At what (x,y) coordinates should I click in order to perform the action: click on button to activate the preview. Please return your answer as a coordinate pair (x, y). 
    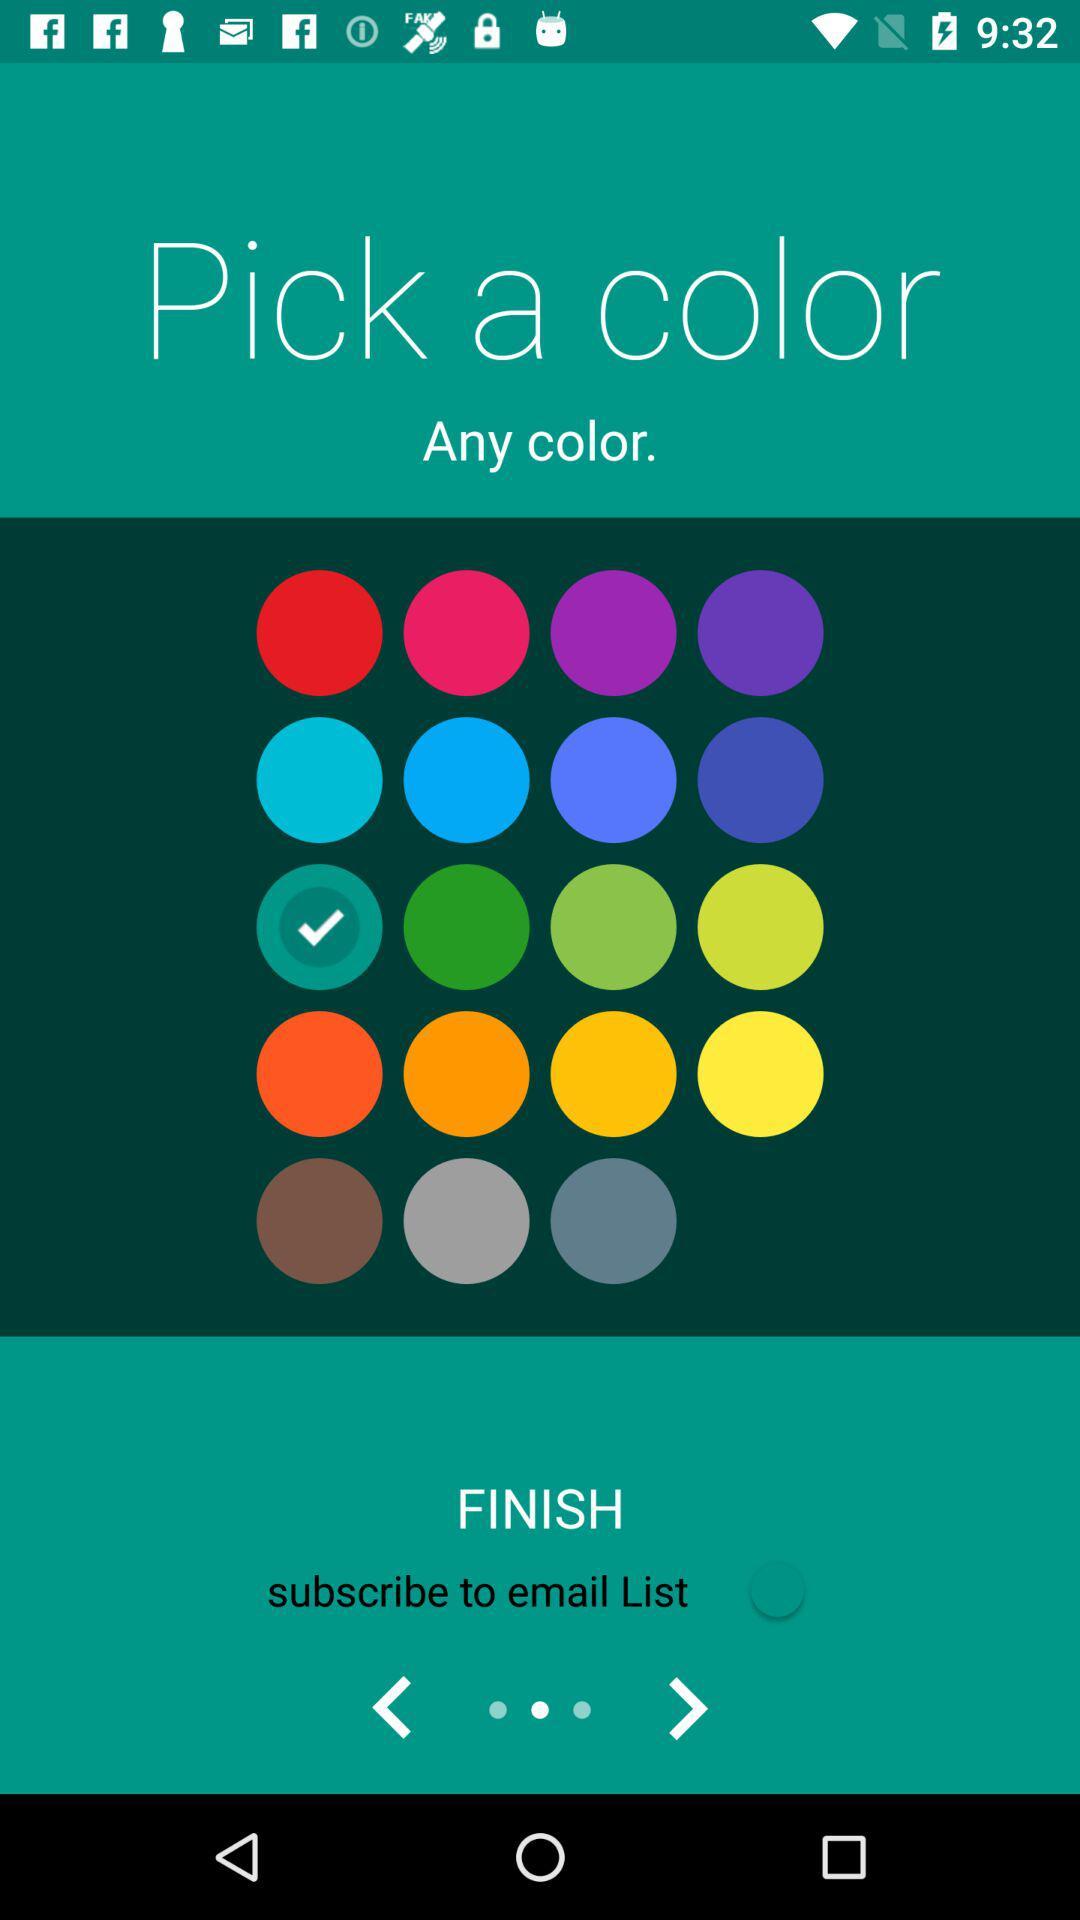
    Looking at the image, I should click on (393, 1708).